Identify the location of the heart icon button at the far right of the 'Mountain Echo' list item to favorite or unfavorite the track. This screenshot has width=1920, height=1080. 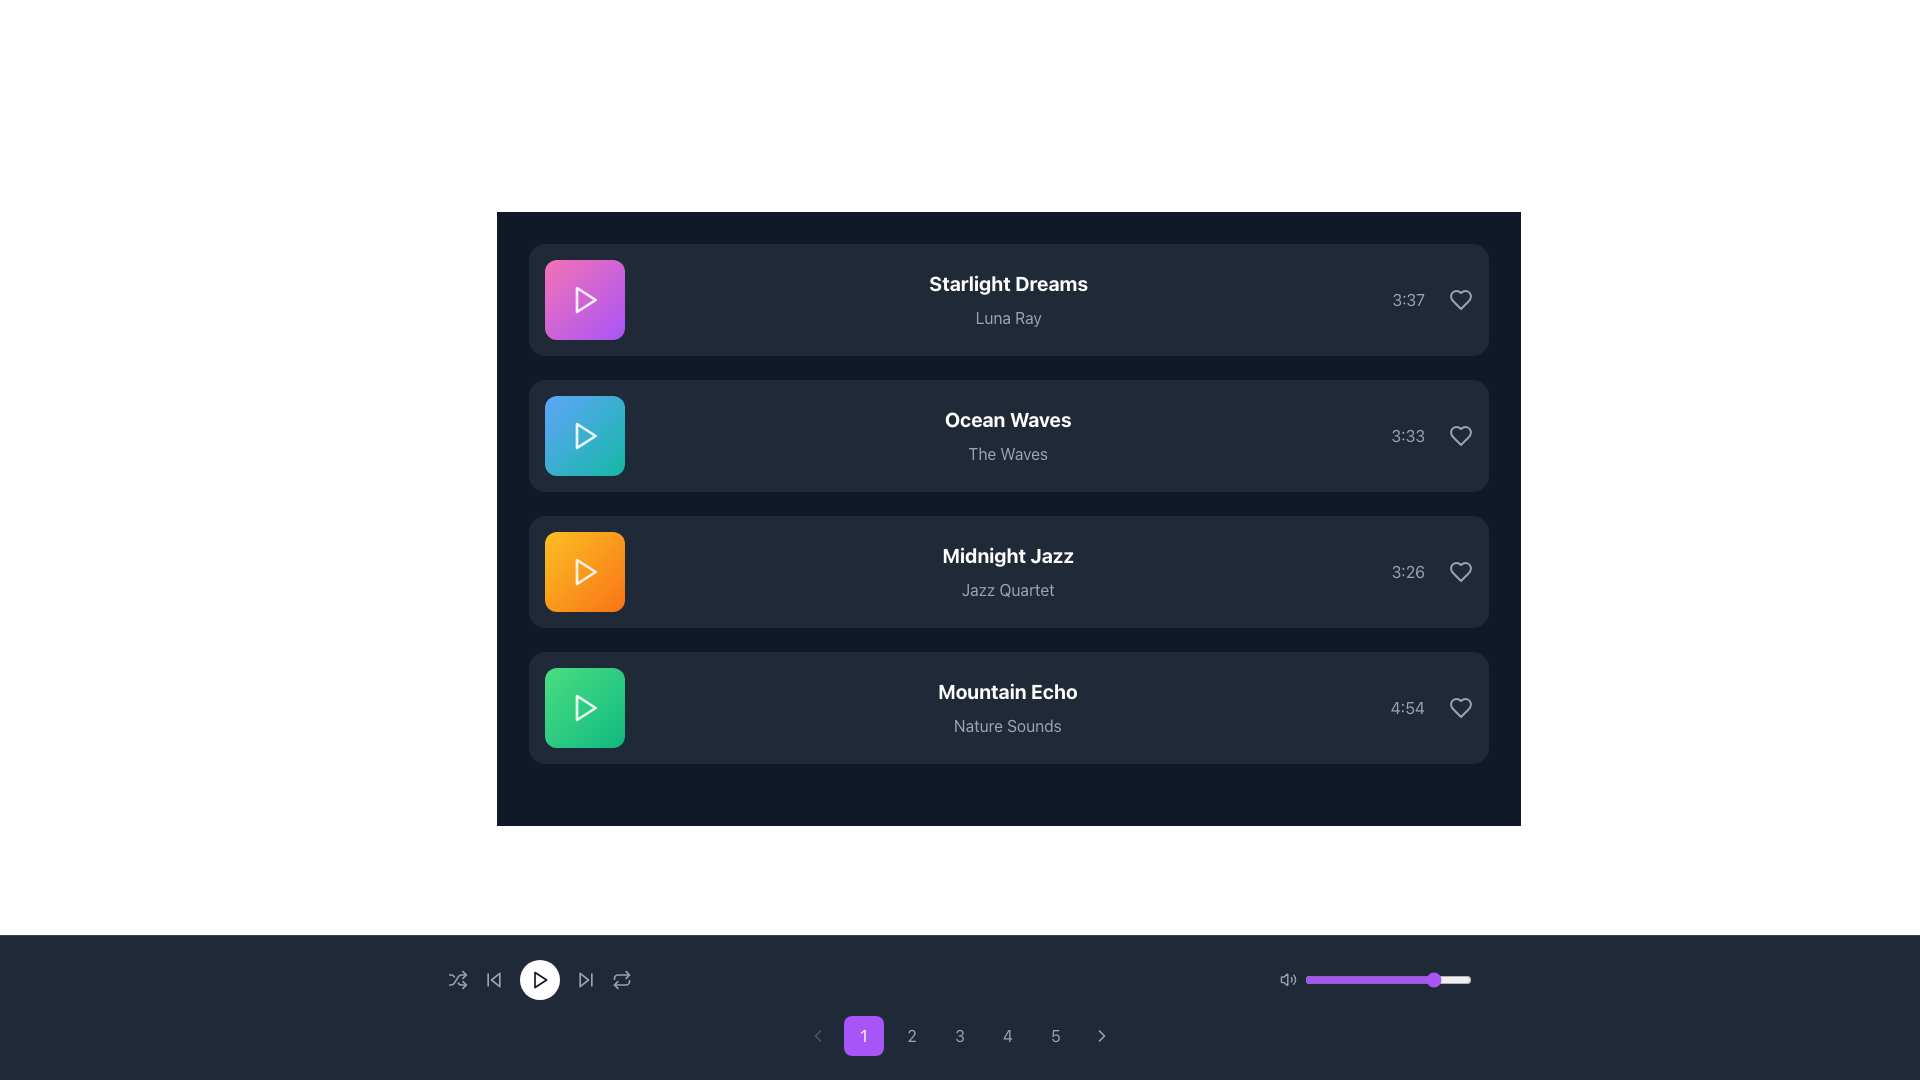
(1460, 707).